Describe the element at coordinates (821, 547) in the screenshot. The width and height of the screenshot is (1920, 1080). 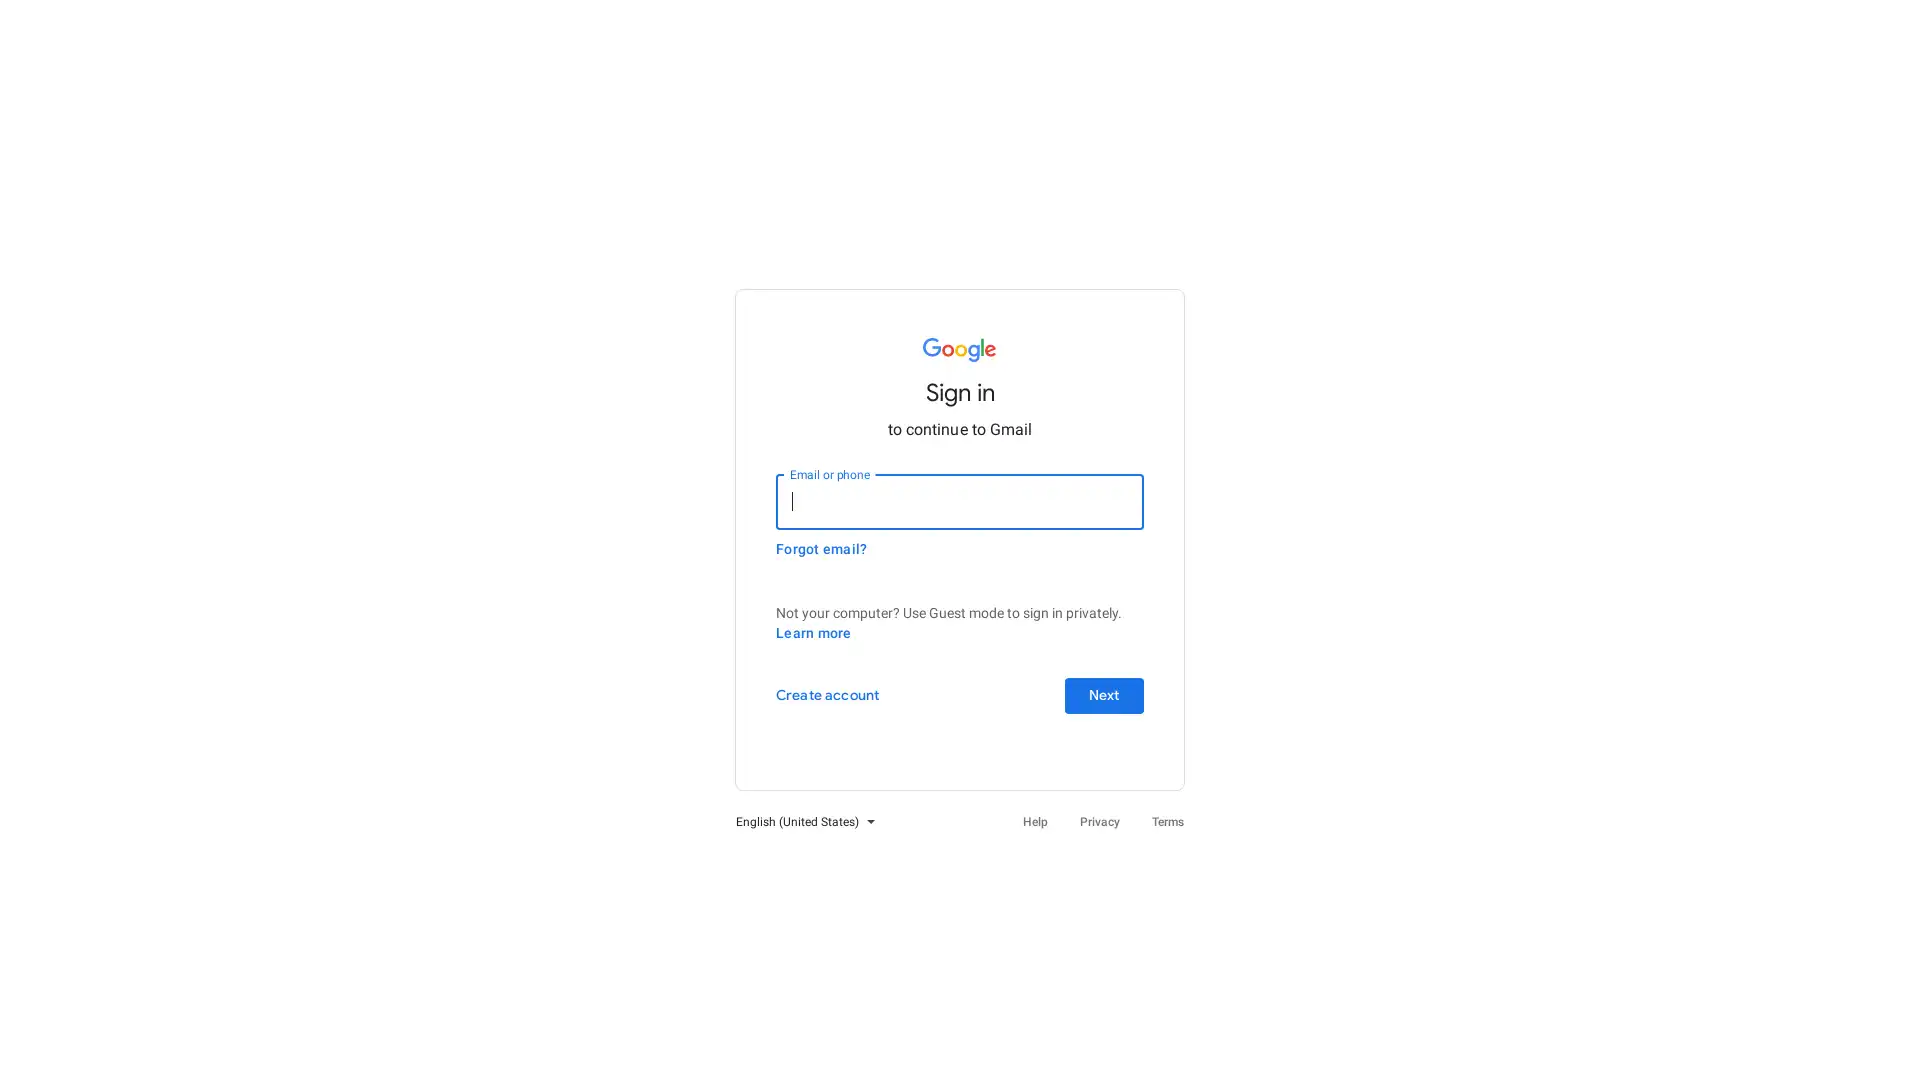
I see `Forgot email?` at that location.